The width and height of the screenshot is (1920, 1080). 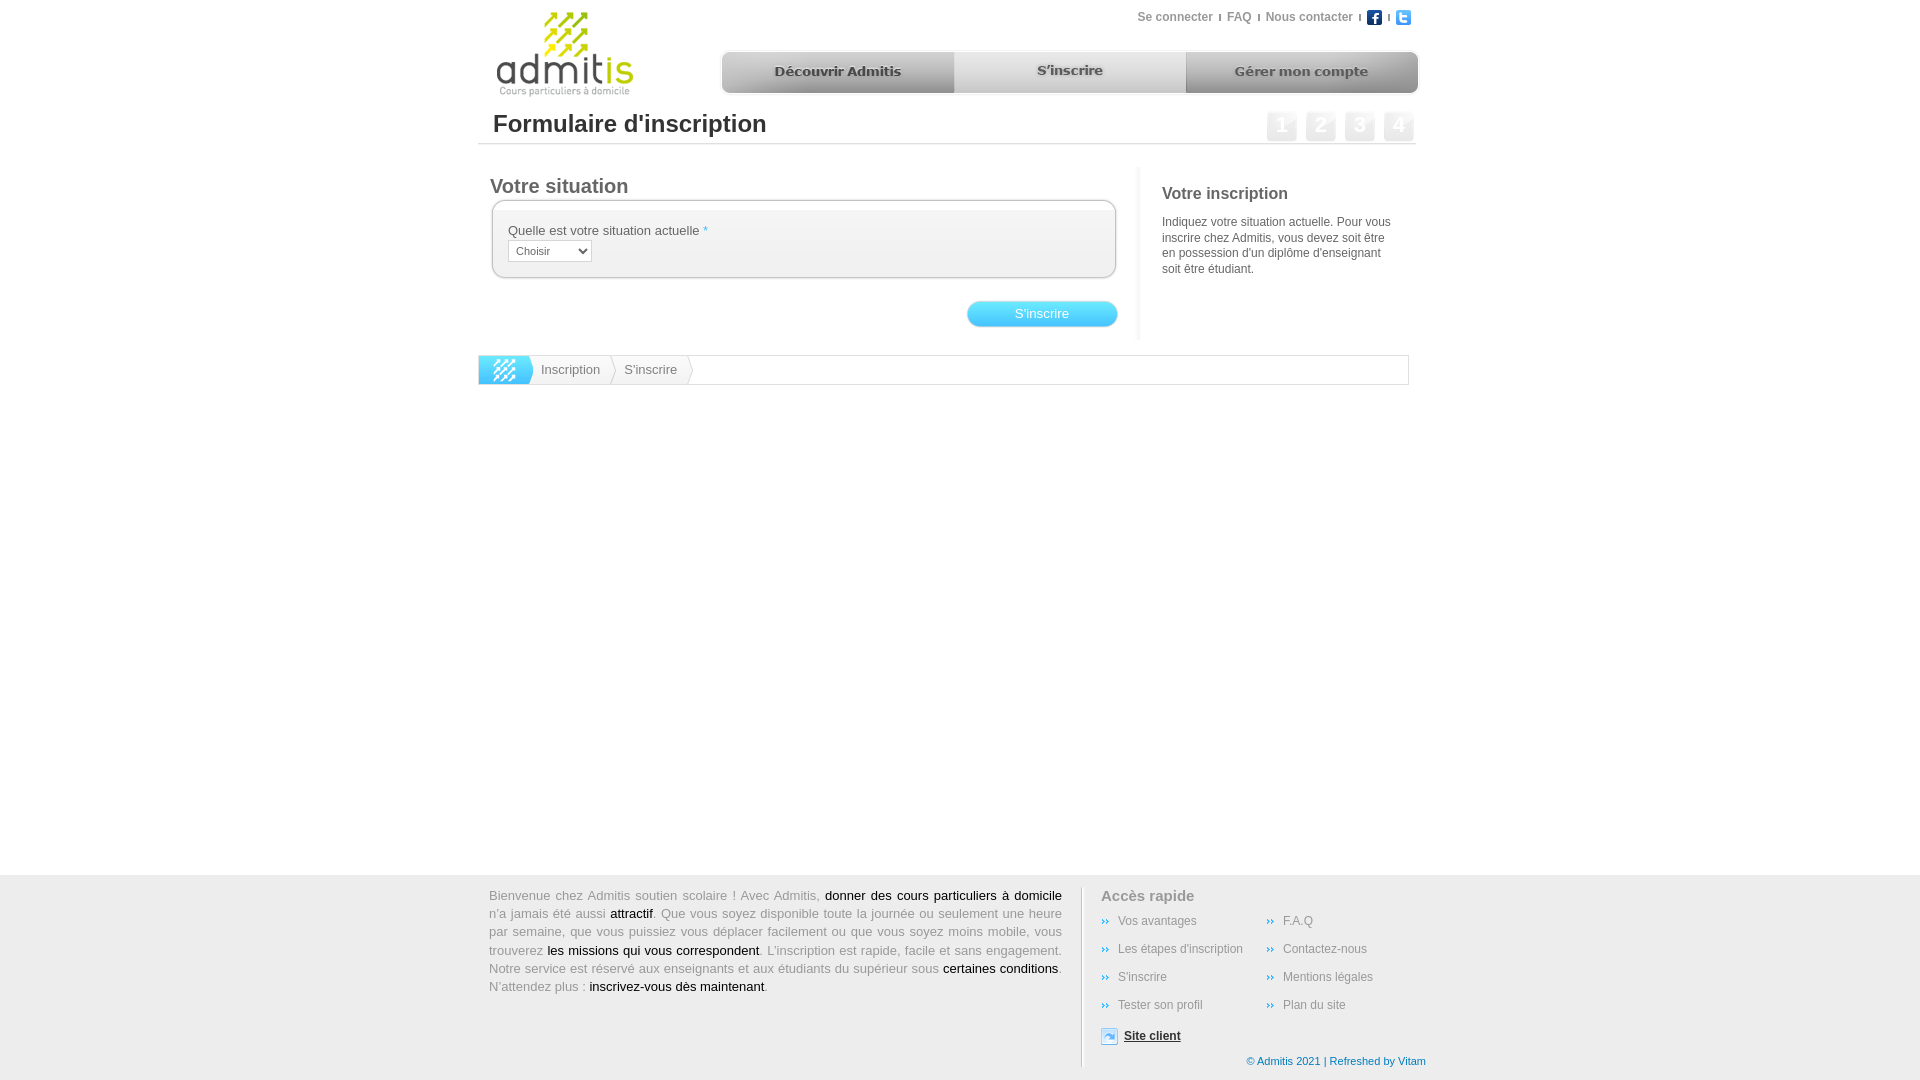 I want to click on '4', so click(x=1381, y=127).